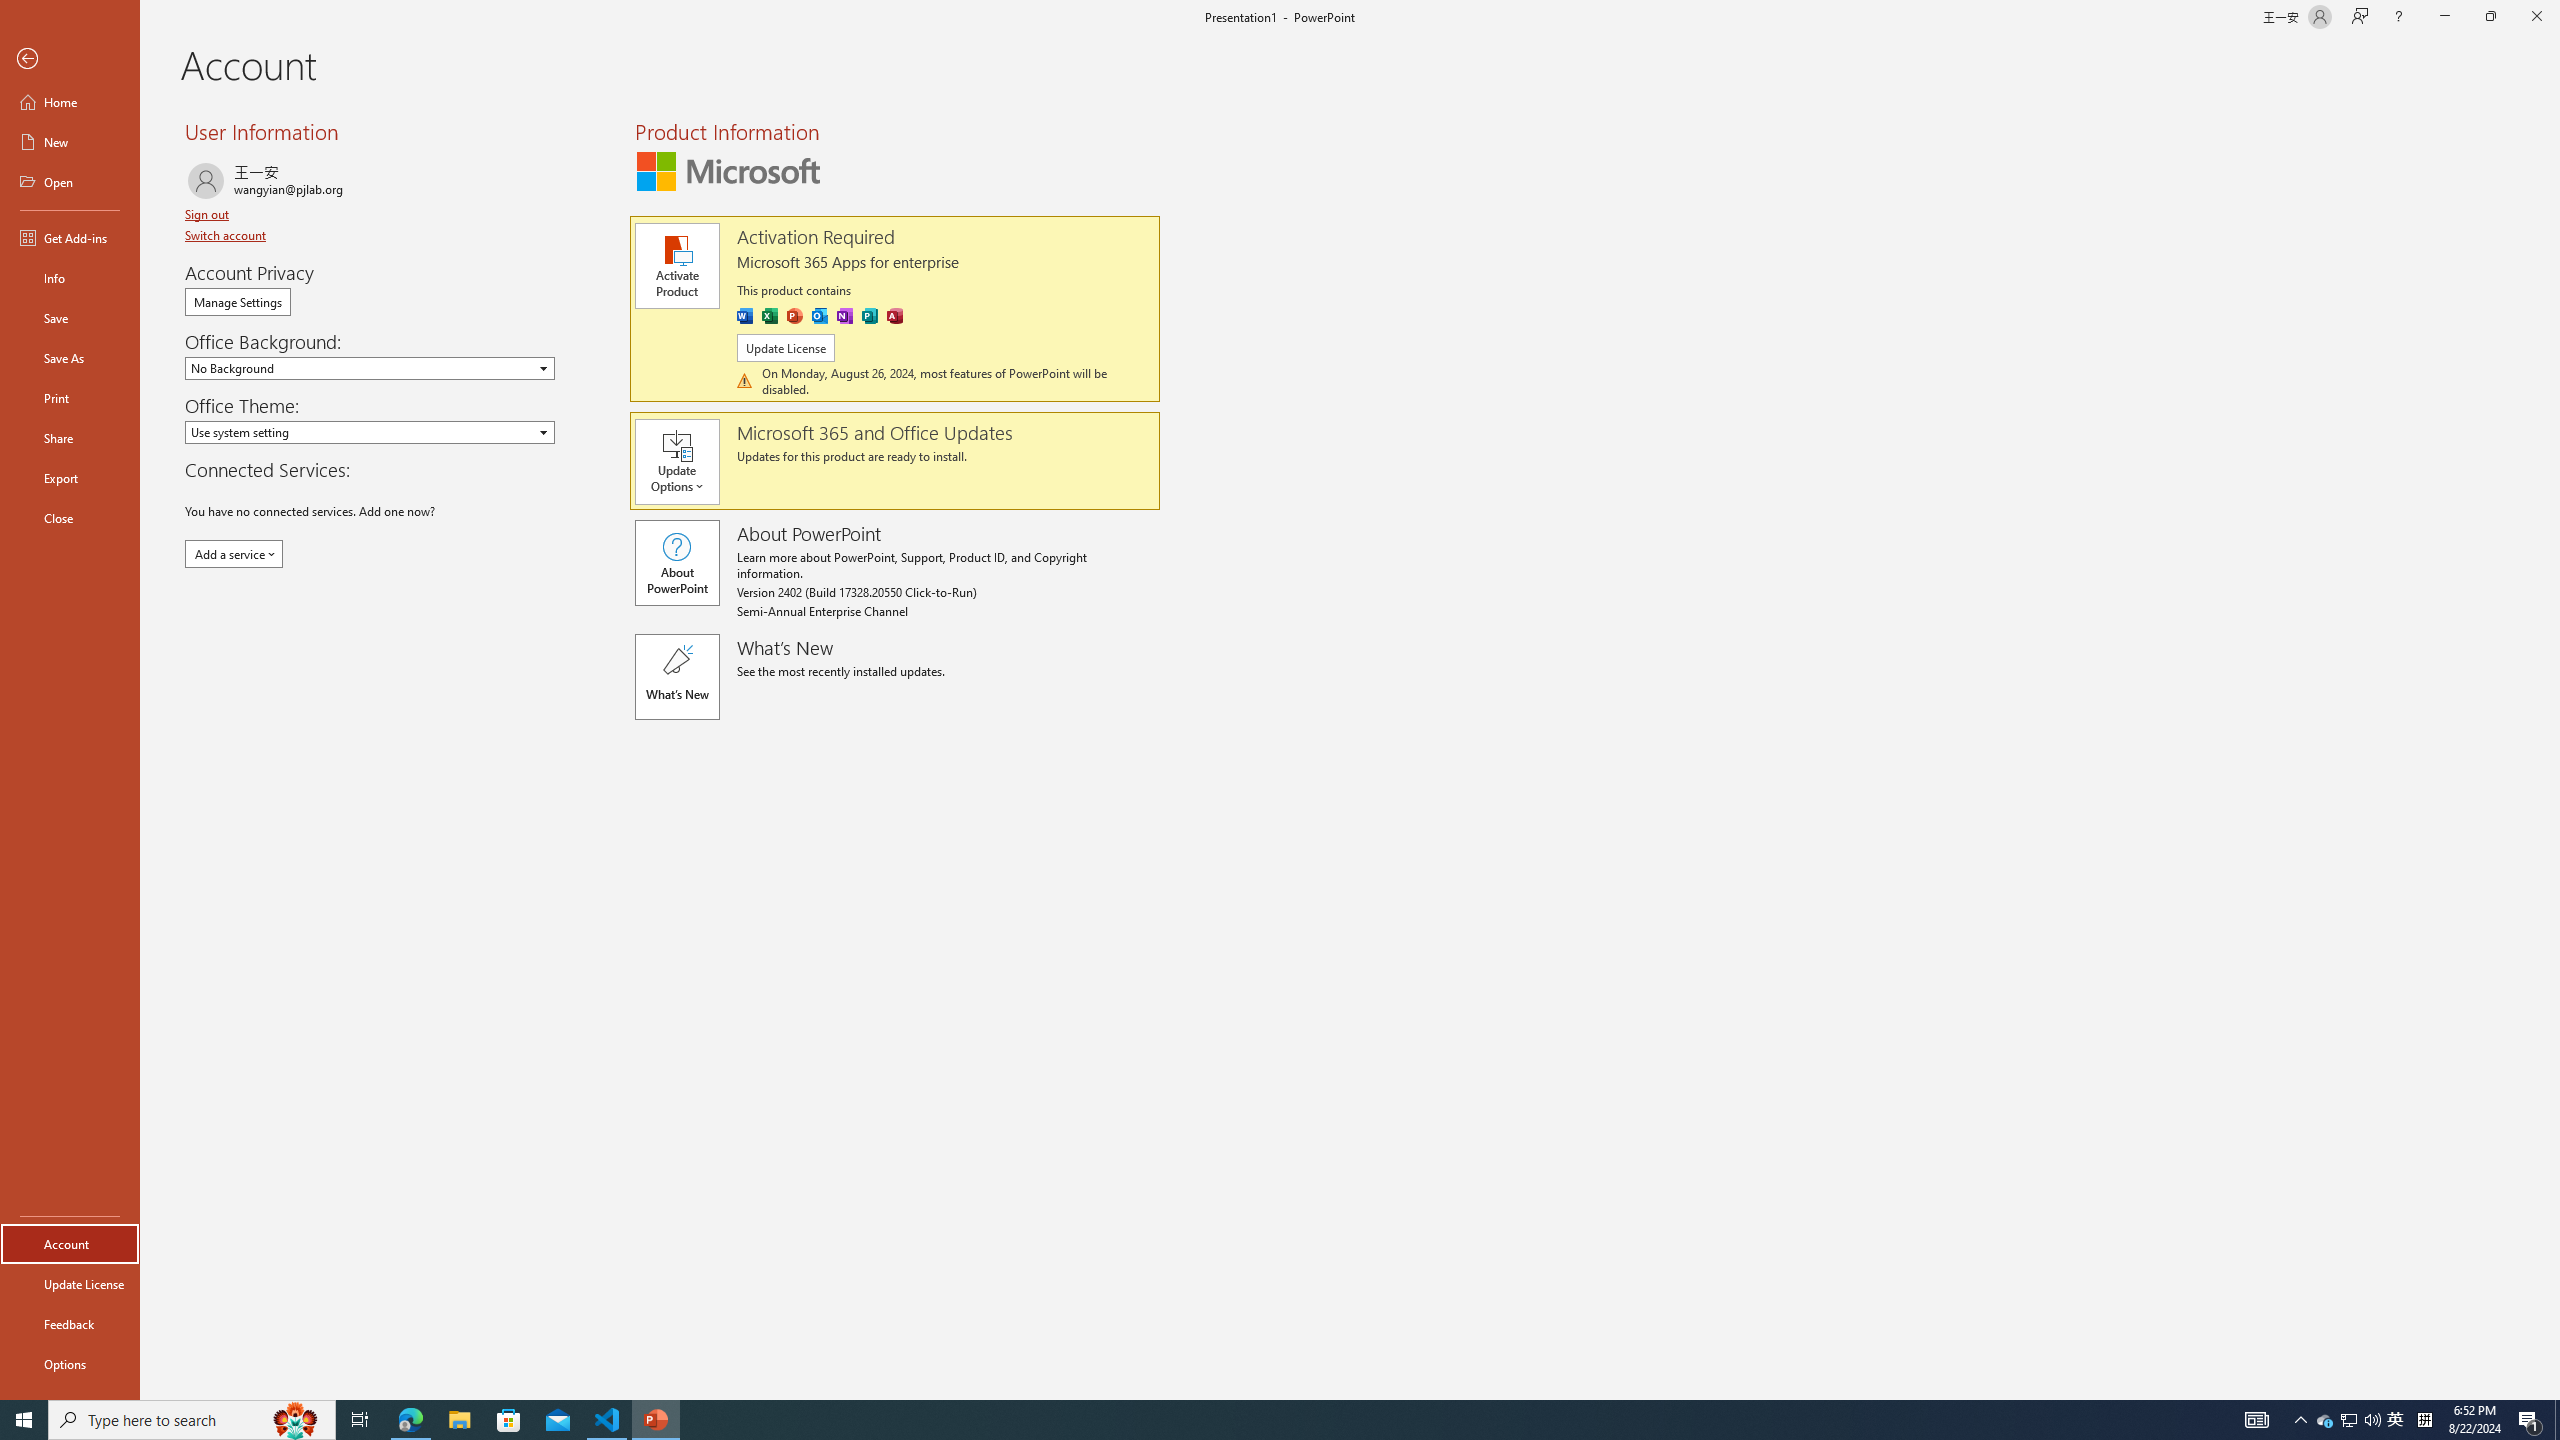  Describe the element at coordinates (69, 141) in the screenshot. I see `'New'` at that location.